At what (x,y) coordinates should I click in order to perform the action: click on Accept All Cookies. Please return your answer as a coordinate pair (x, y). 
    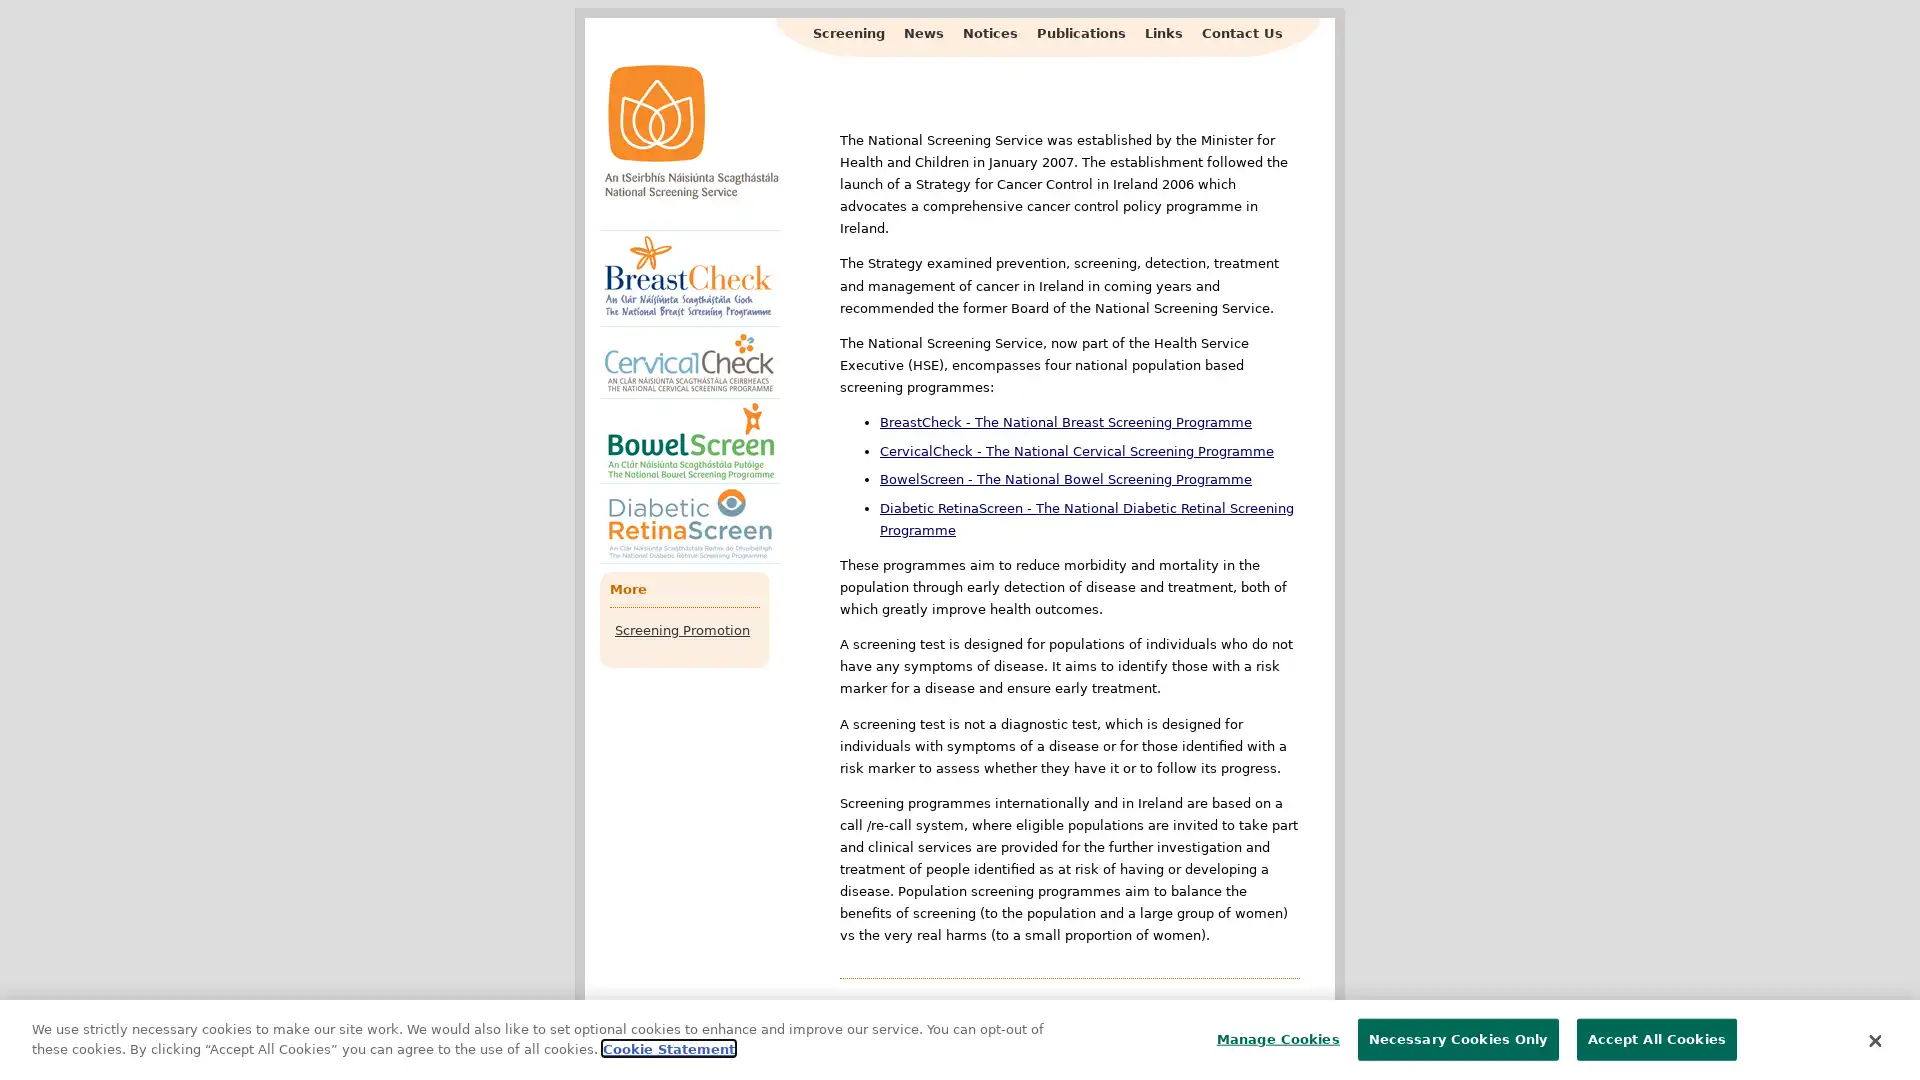
    Looking at the image, I should click on (1656, 1036).